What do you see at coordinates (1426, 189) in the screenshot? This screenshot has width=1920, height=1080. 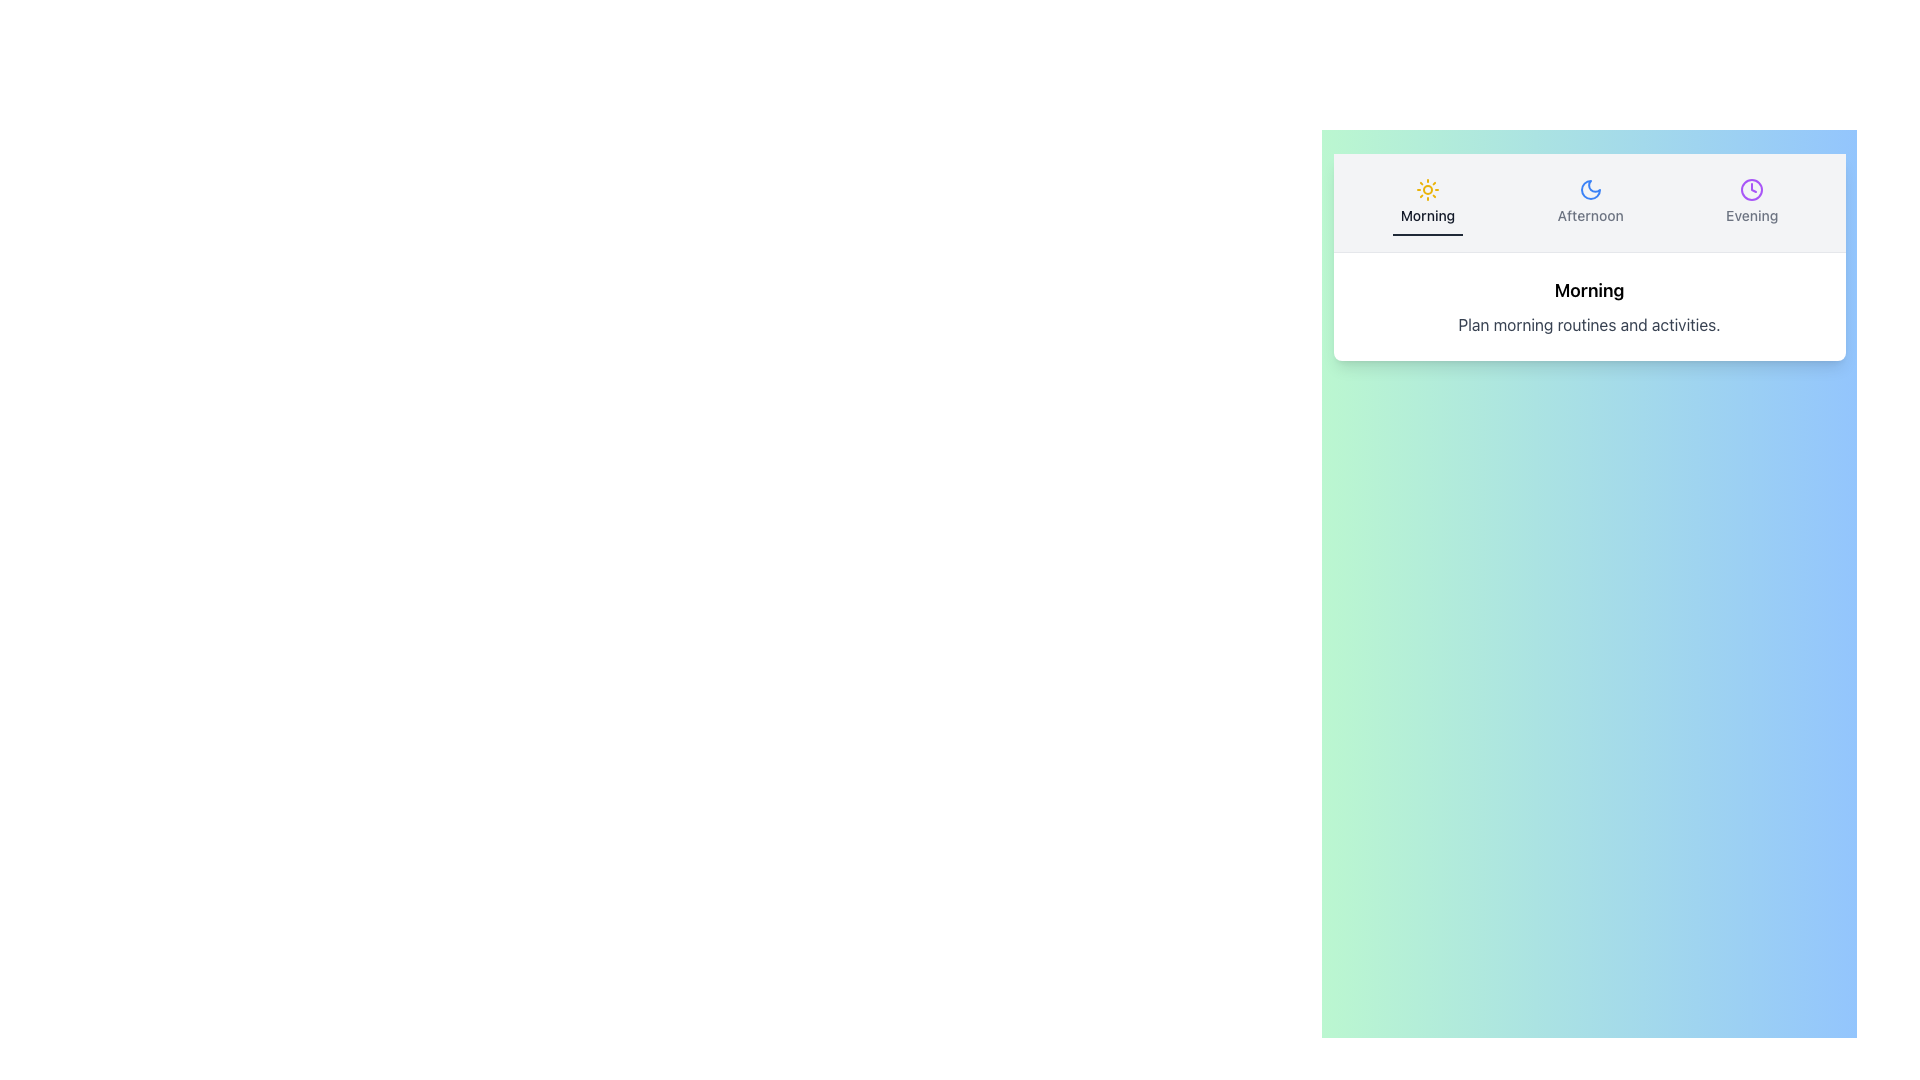 I see `the 'Morning' icon in the top navigation section` at bounding box center [1426, 189].